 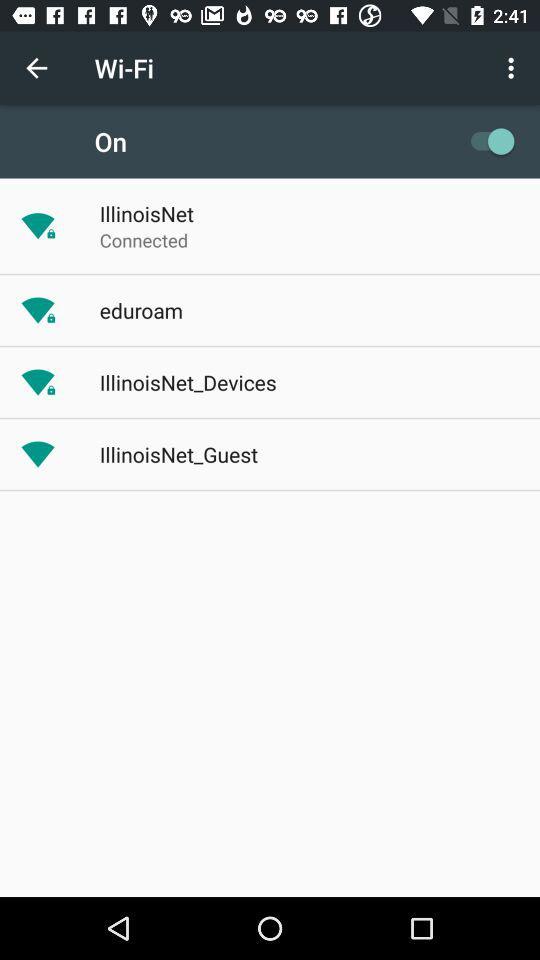 What do you see at coordinates (140, 310) in the screenshot?
I see `the eduroam` at bounding box center [140, 310].